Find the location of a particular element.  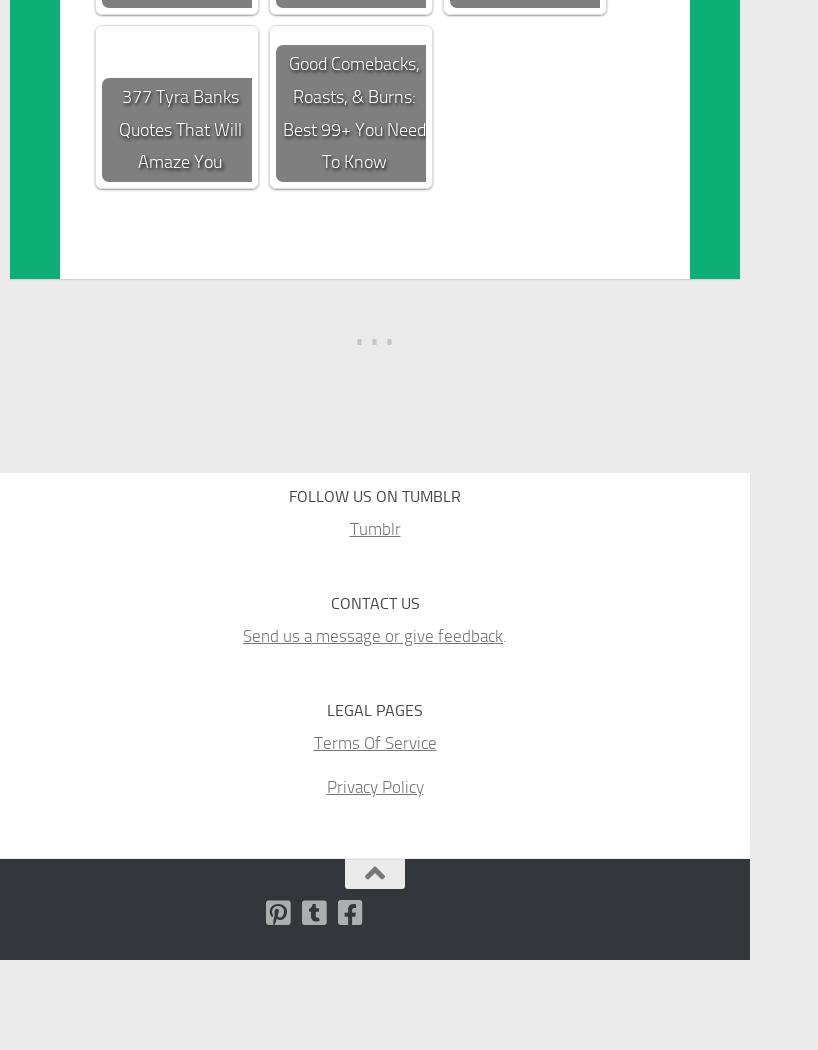

'Follow Us On Tumblr' is located at coordinates (287, 494).